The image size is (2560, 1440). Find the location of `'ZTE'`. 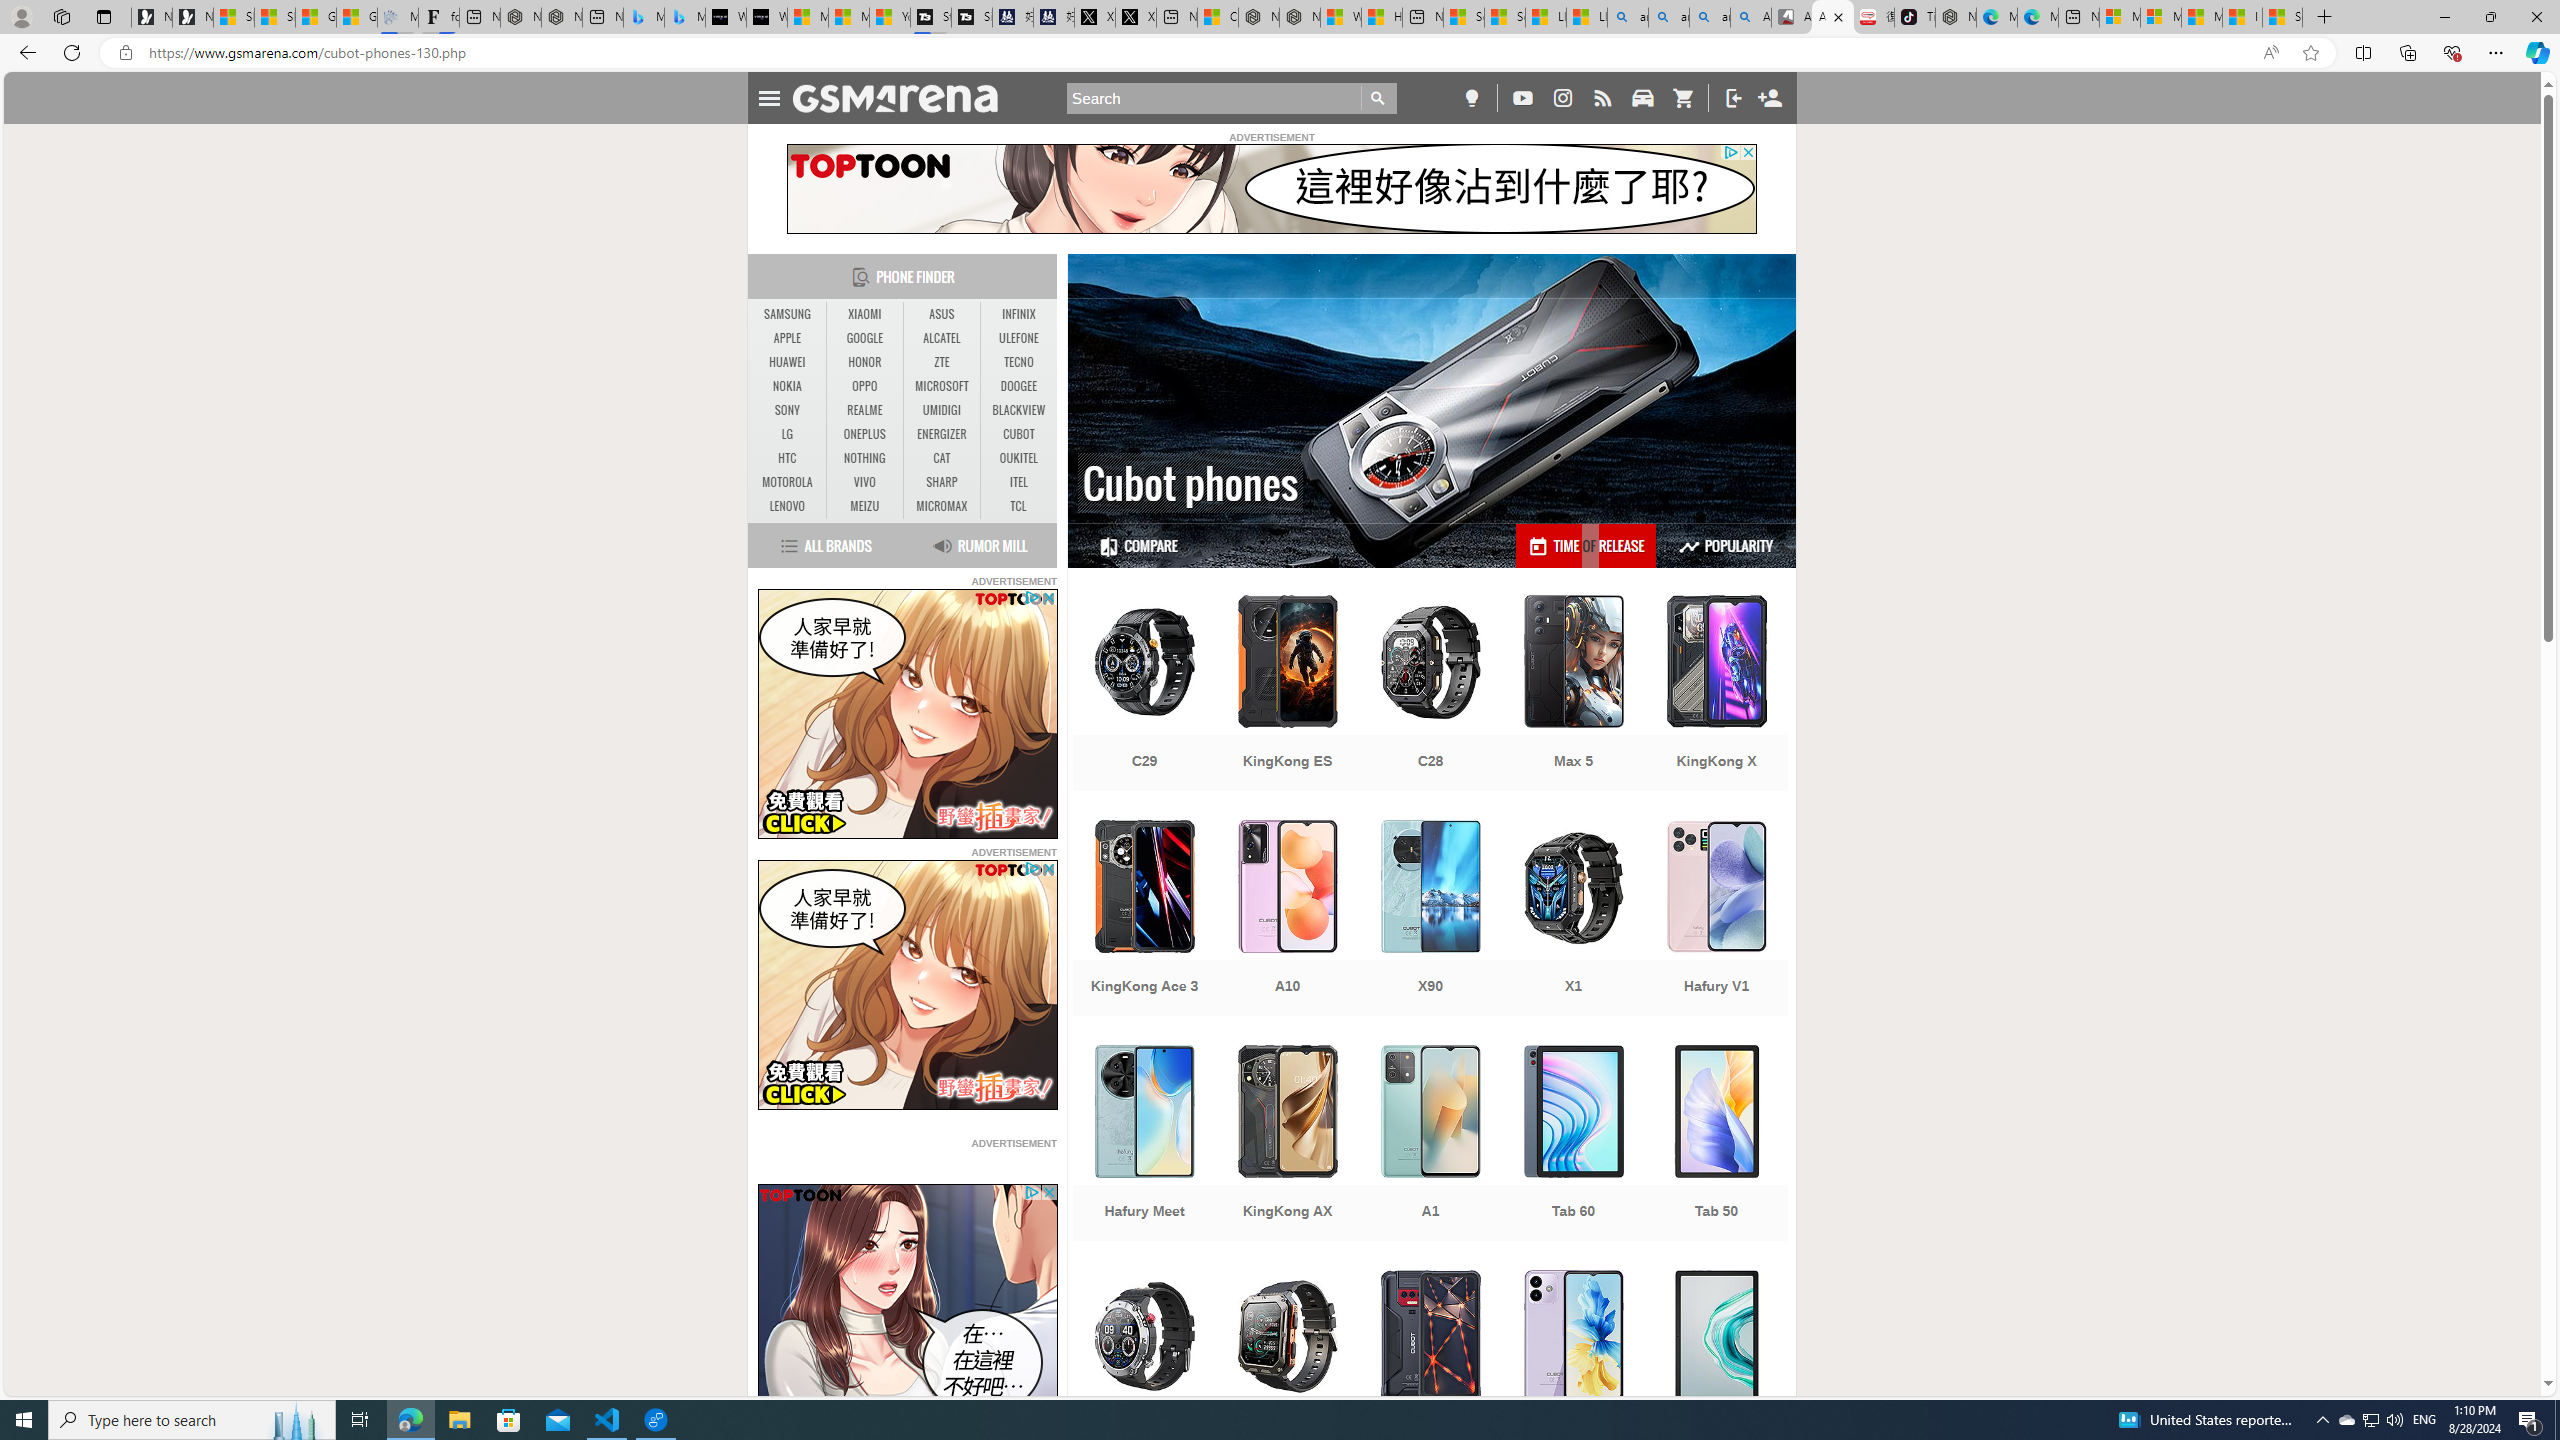

'ZTE' is located at coordinates (941, 361).